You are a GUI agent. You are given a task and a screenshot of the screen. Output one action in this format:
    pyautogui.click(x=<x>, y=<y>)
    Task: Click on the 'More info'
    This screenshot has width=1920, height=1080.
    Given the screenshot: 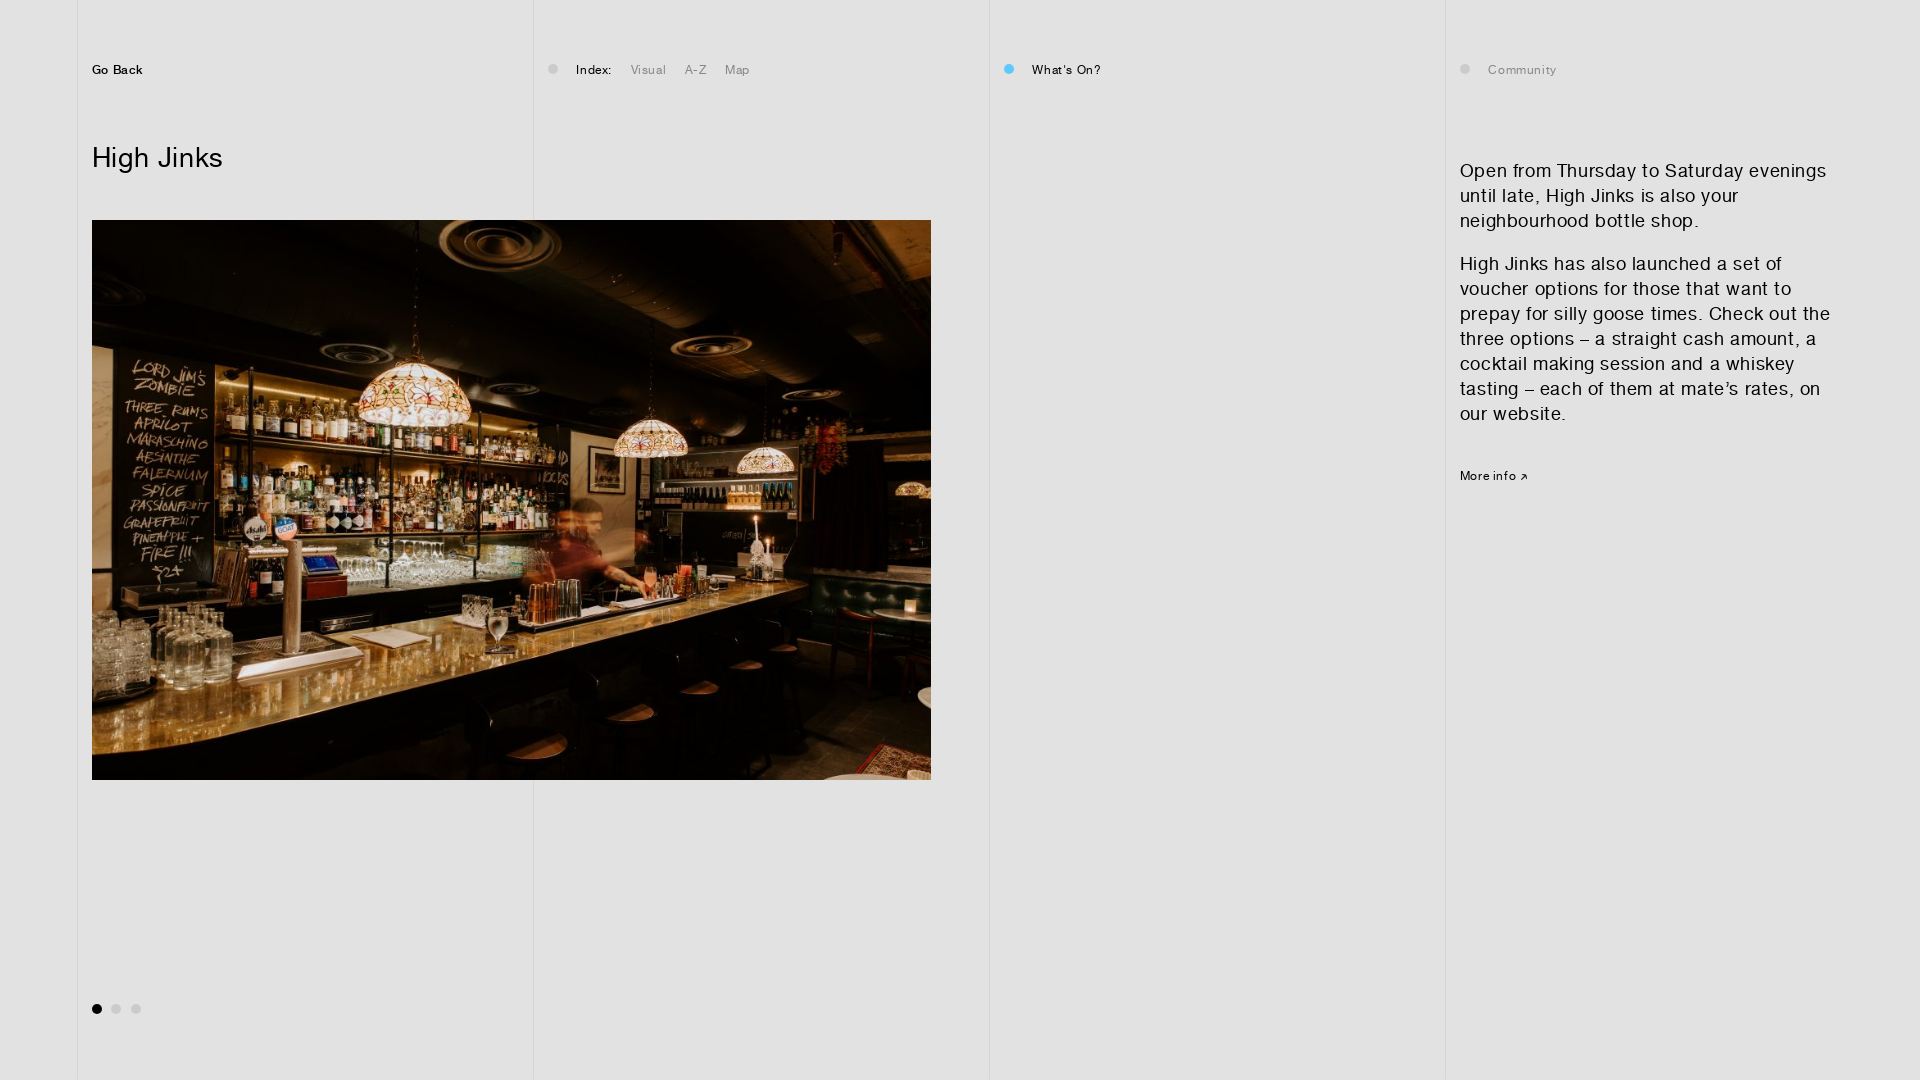 What is the action you would take?
    pyautogui.click(x=1494, y=475)
    